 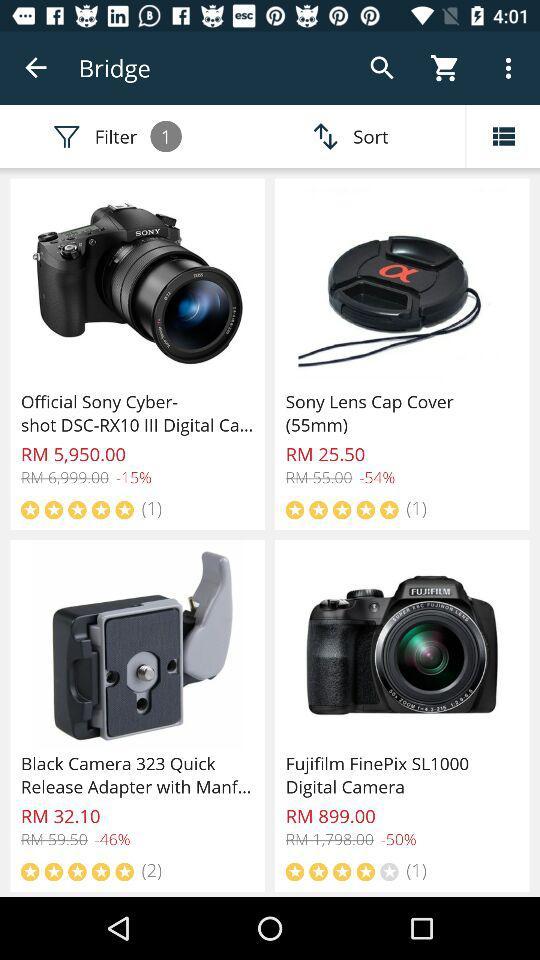 I want to click on display option, so click(x=502, y=135).